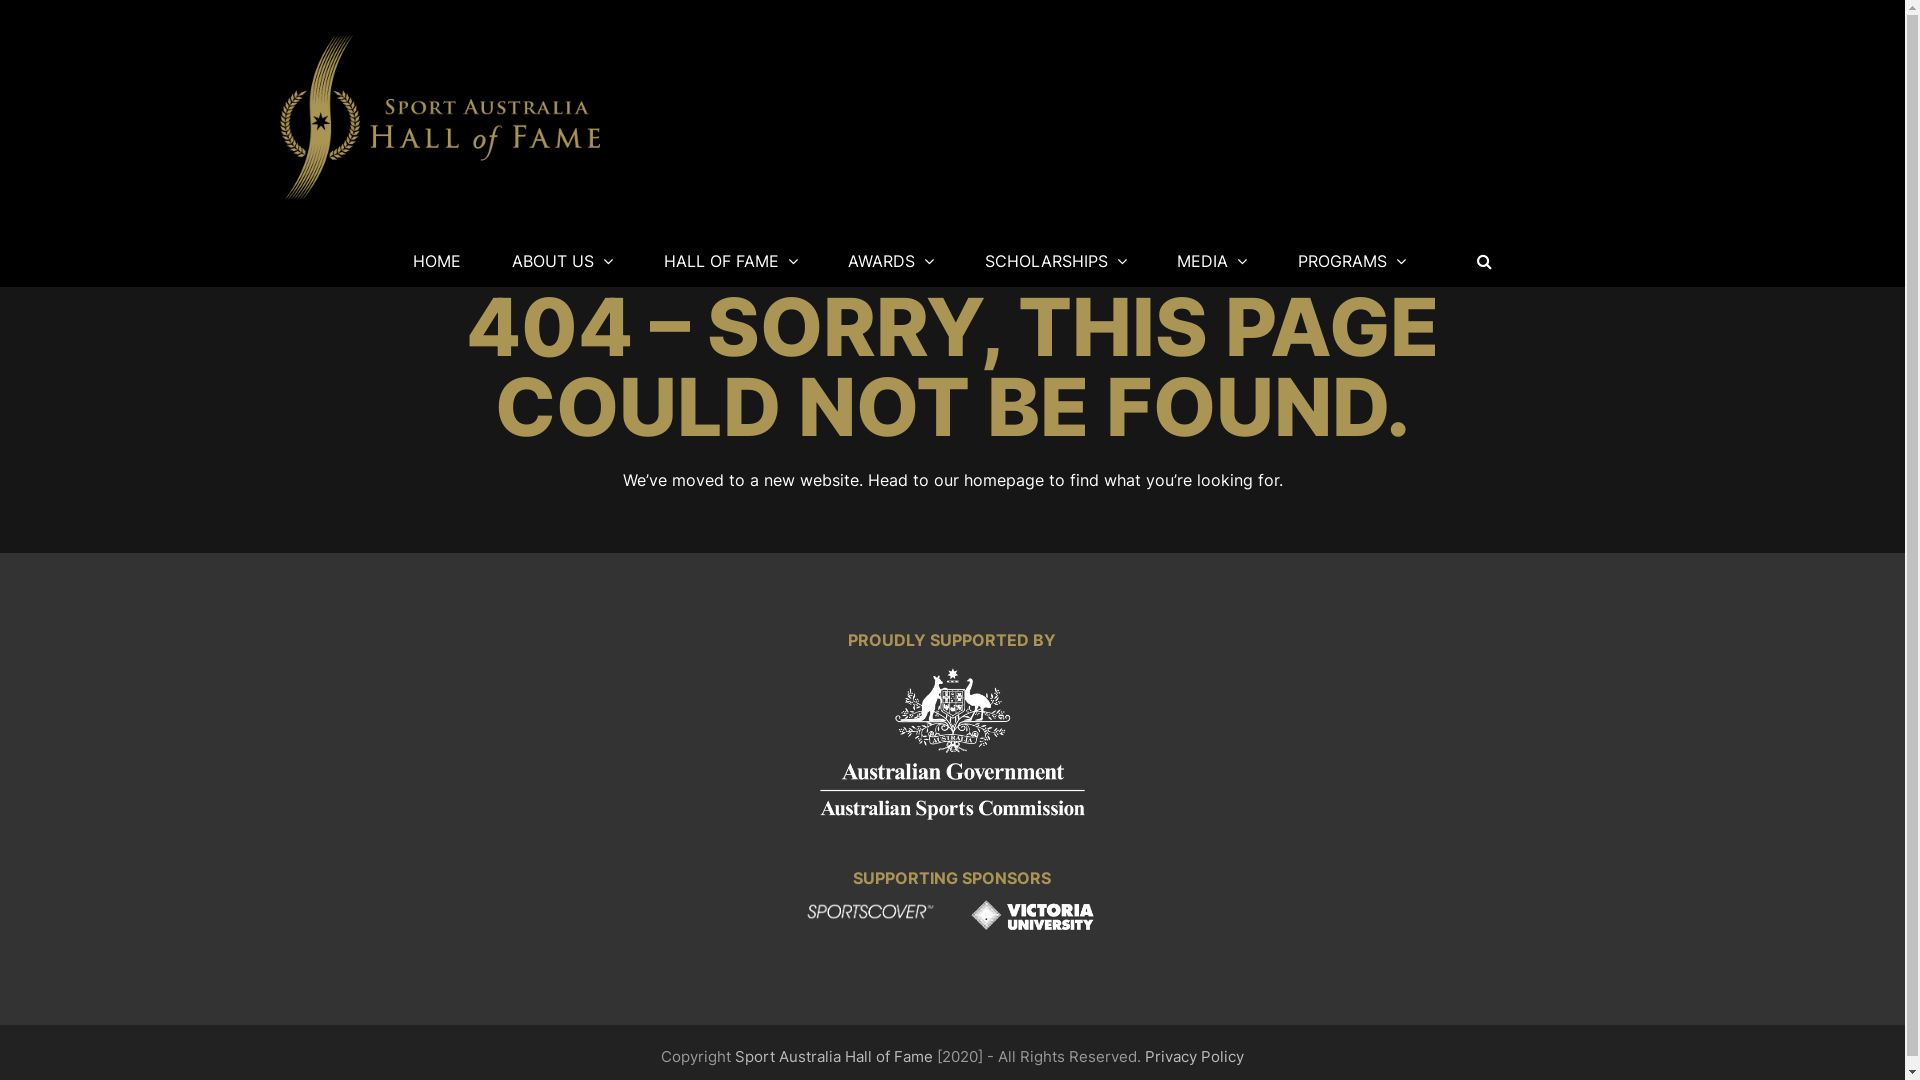 The height and width of the screenshot is (1080, 1920). Describe the element at coordinates (890, 260) in the screenshot. I see `'AWARDS'` at that location.